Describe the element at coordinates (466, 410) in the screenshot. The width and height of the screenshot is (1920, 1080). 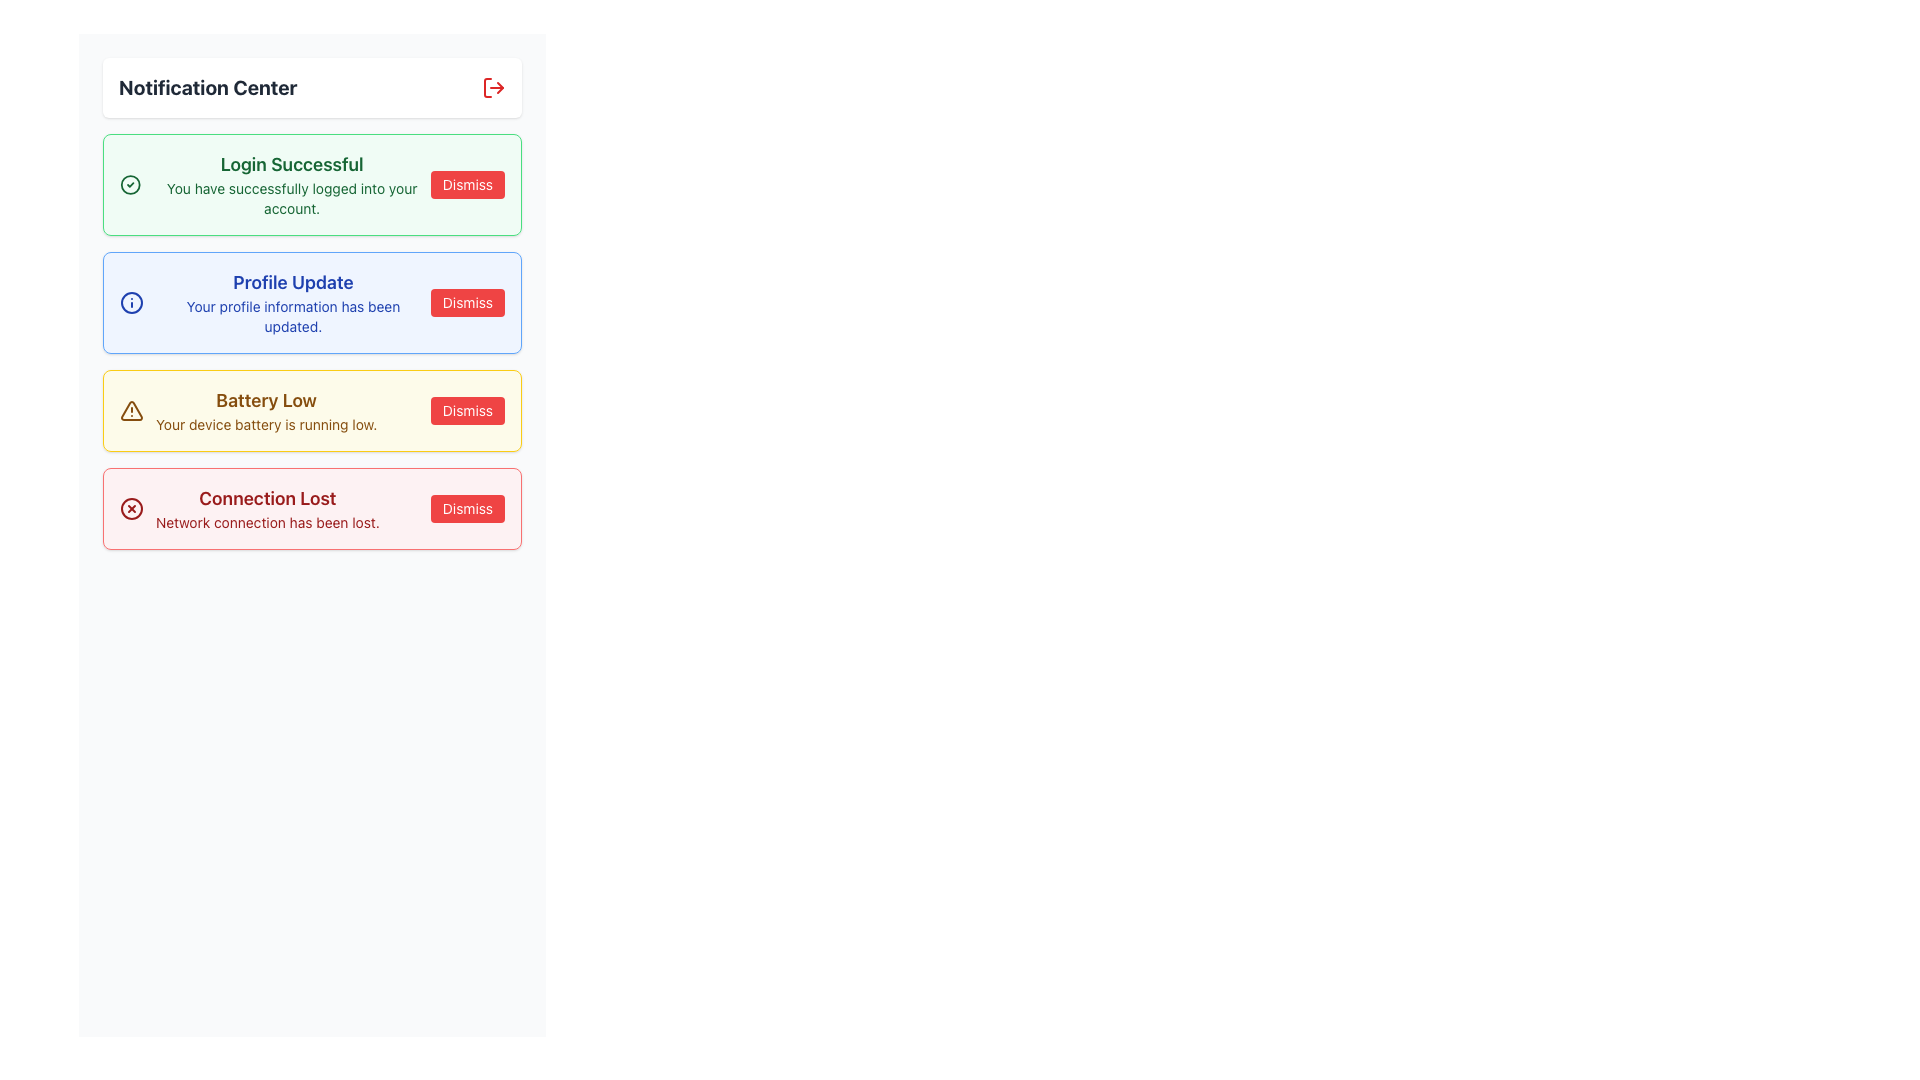
I see `the 'Dismiss' button in the low battery notification card` at that location.